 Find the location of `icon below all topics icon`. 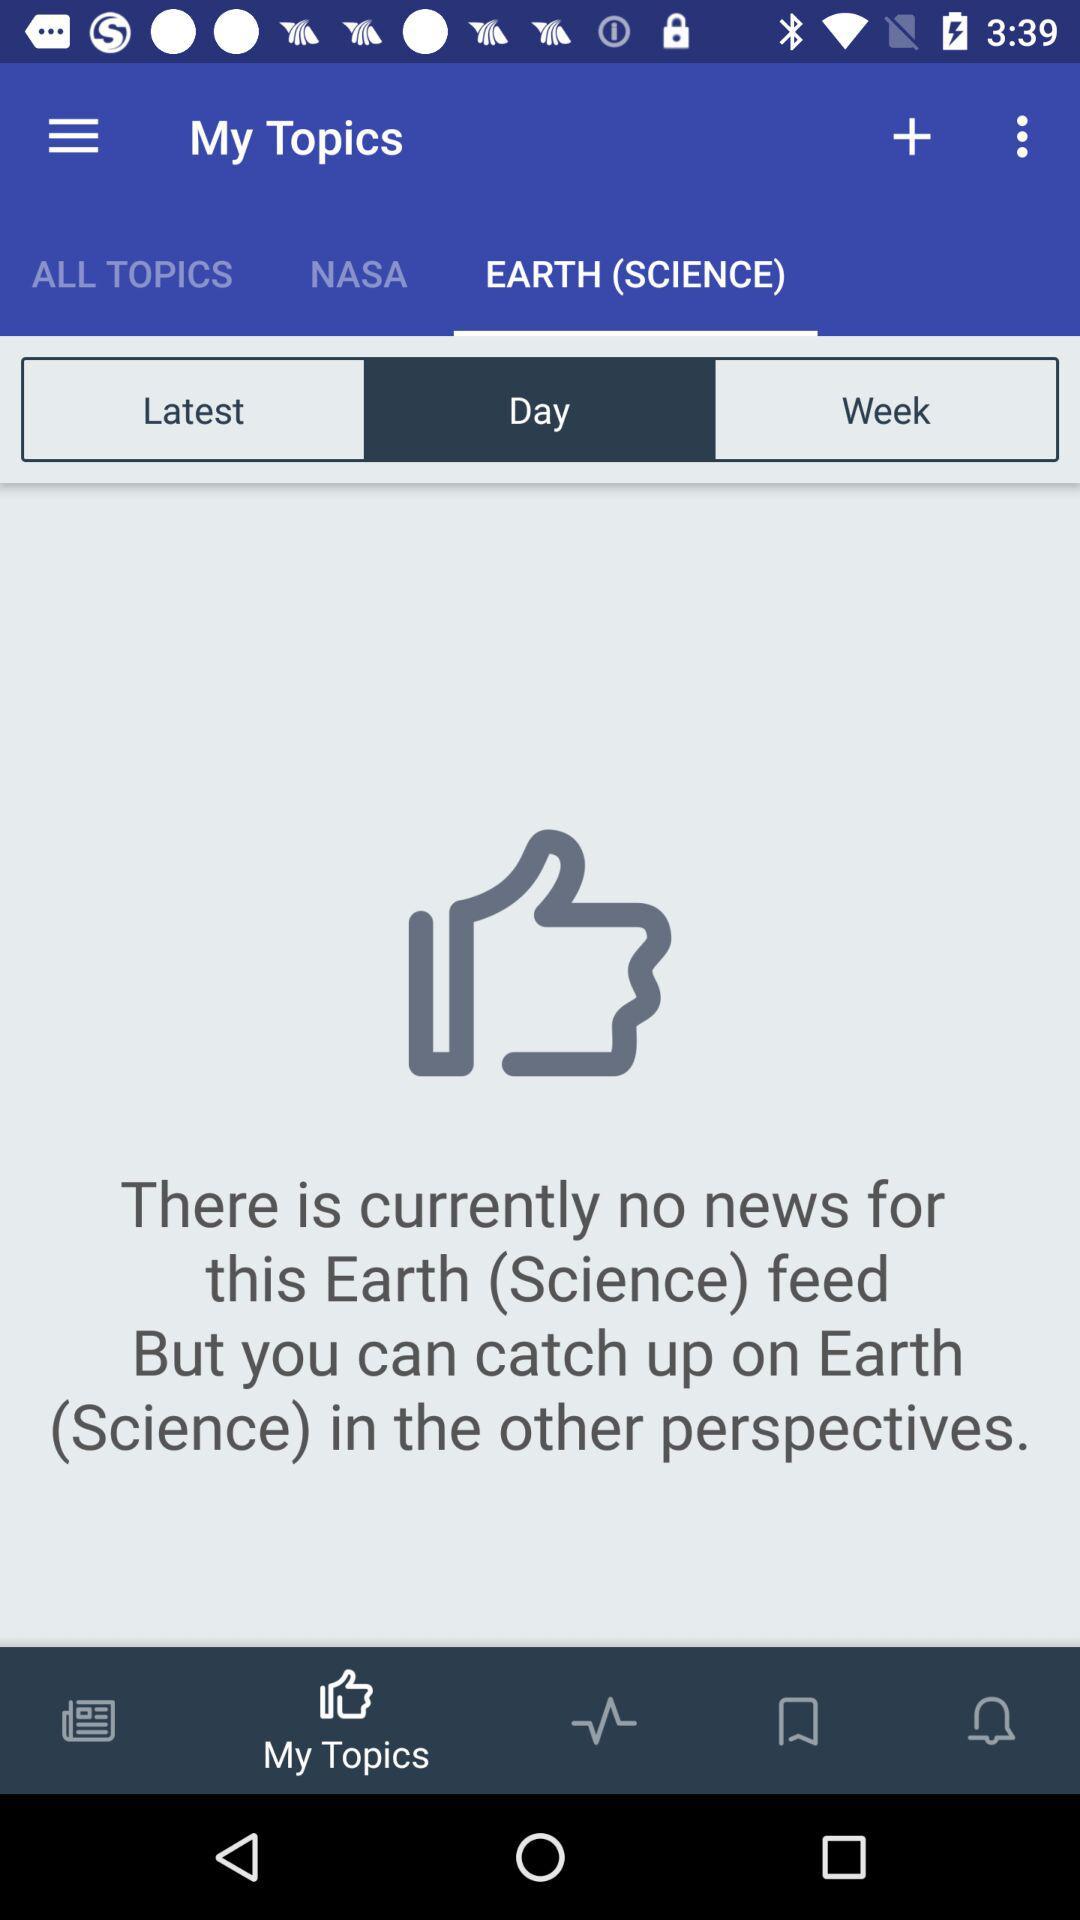

icon below all topics icon is located at coordinates (193, 408).